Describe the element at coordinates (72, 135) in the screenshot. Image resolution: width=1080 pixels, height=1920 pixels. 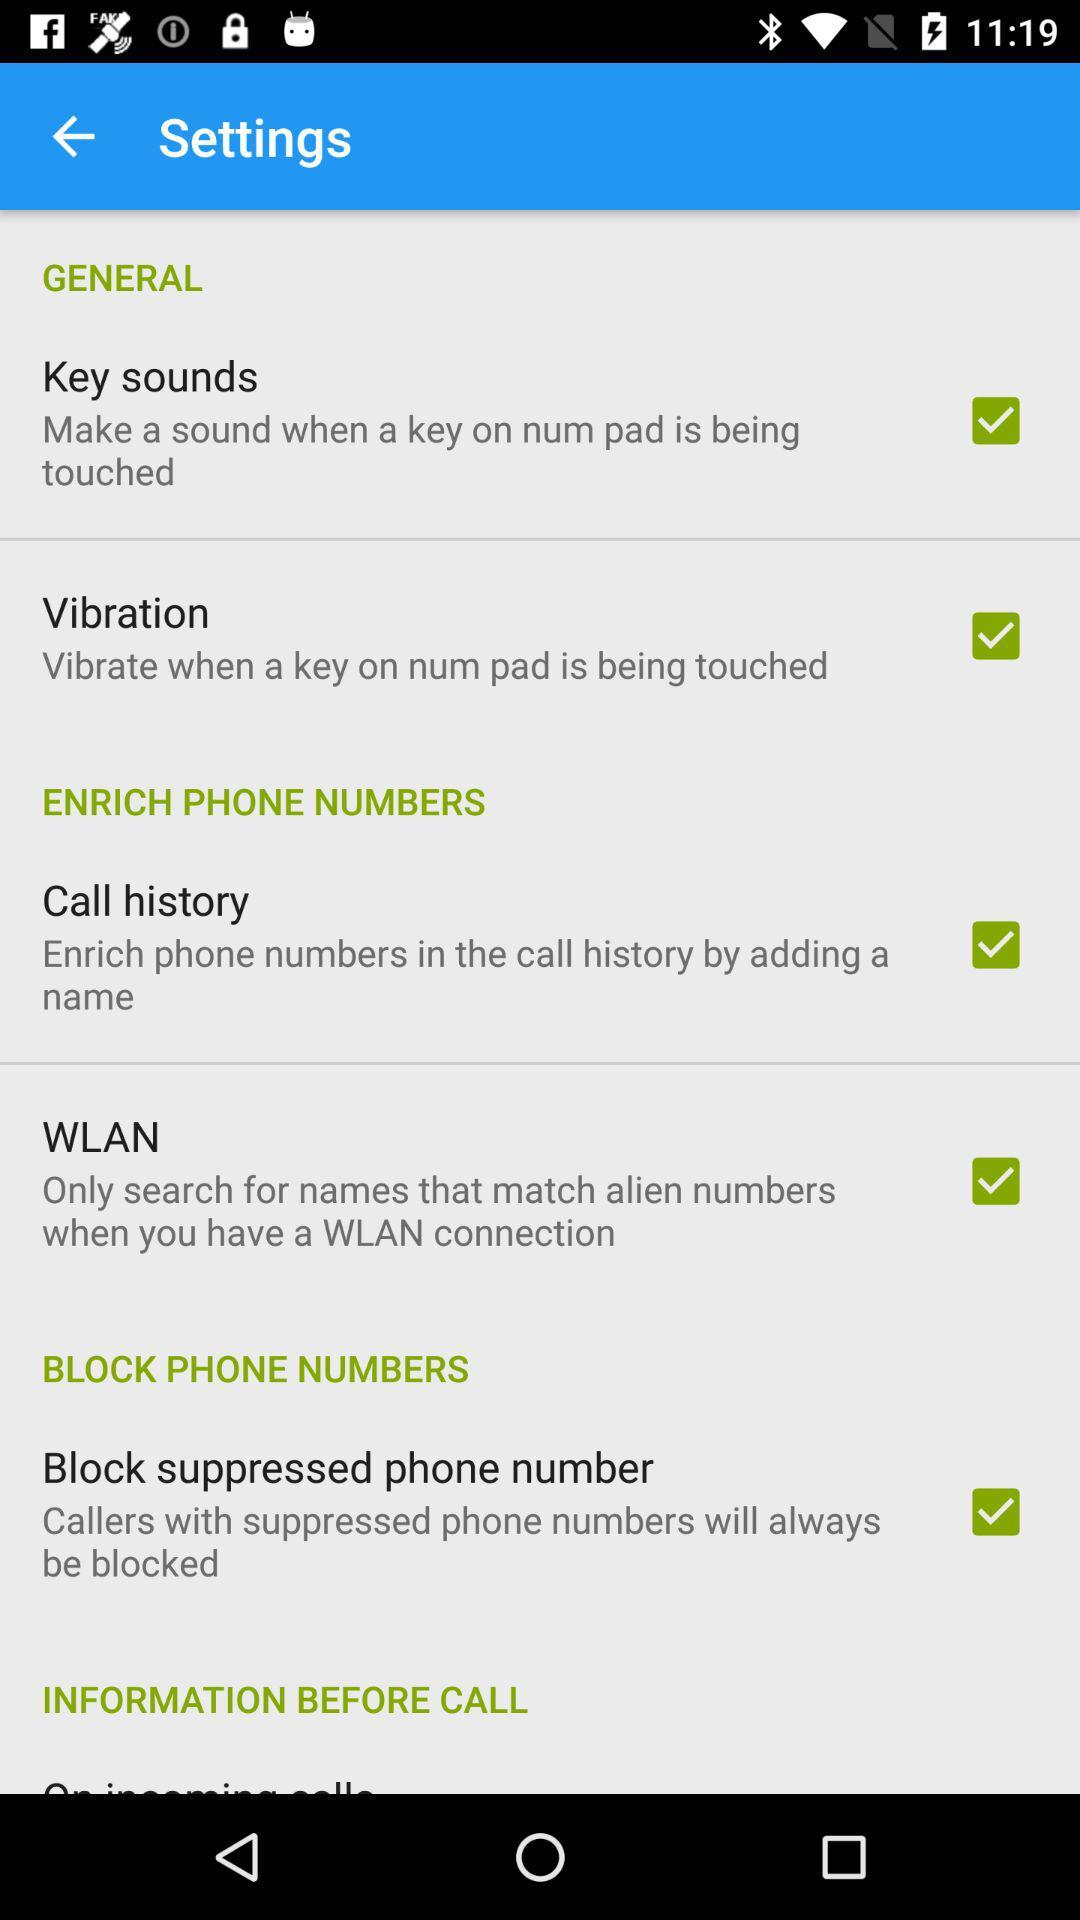
I see `item above the general icon` at that location.